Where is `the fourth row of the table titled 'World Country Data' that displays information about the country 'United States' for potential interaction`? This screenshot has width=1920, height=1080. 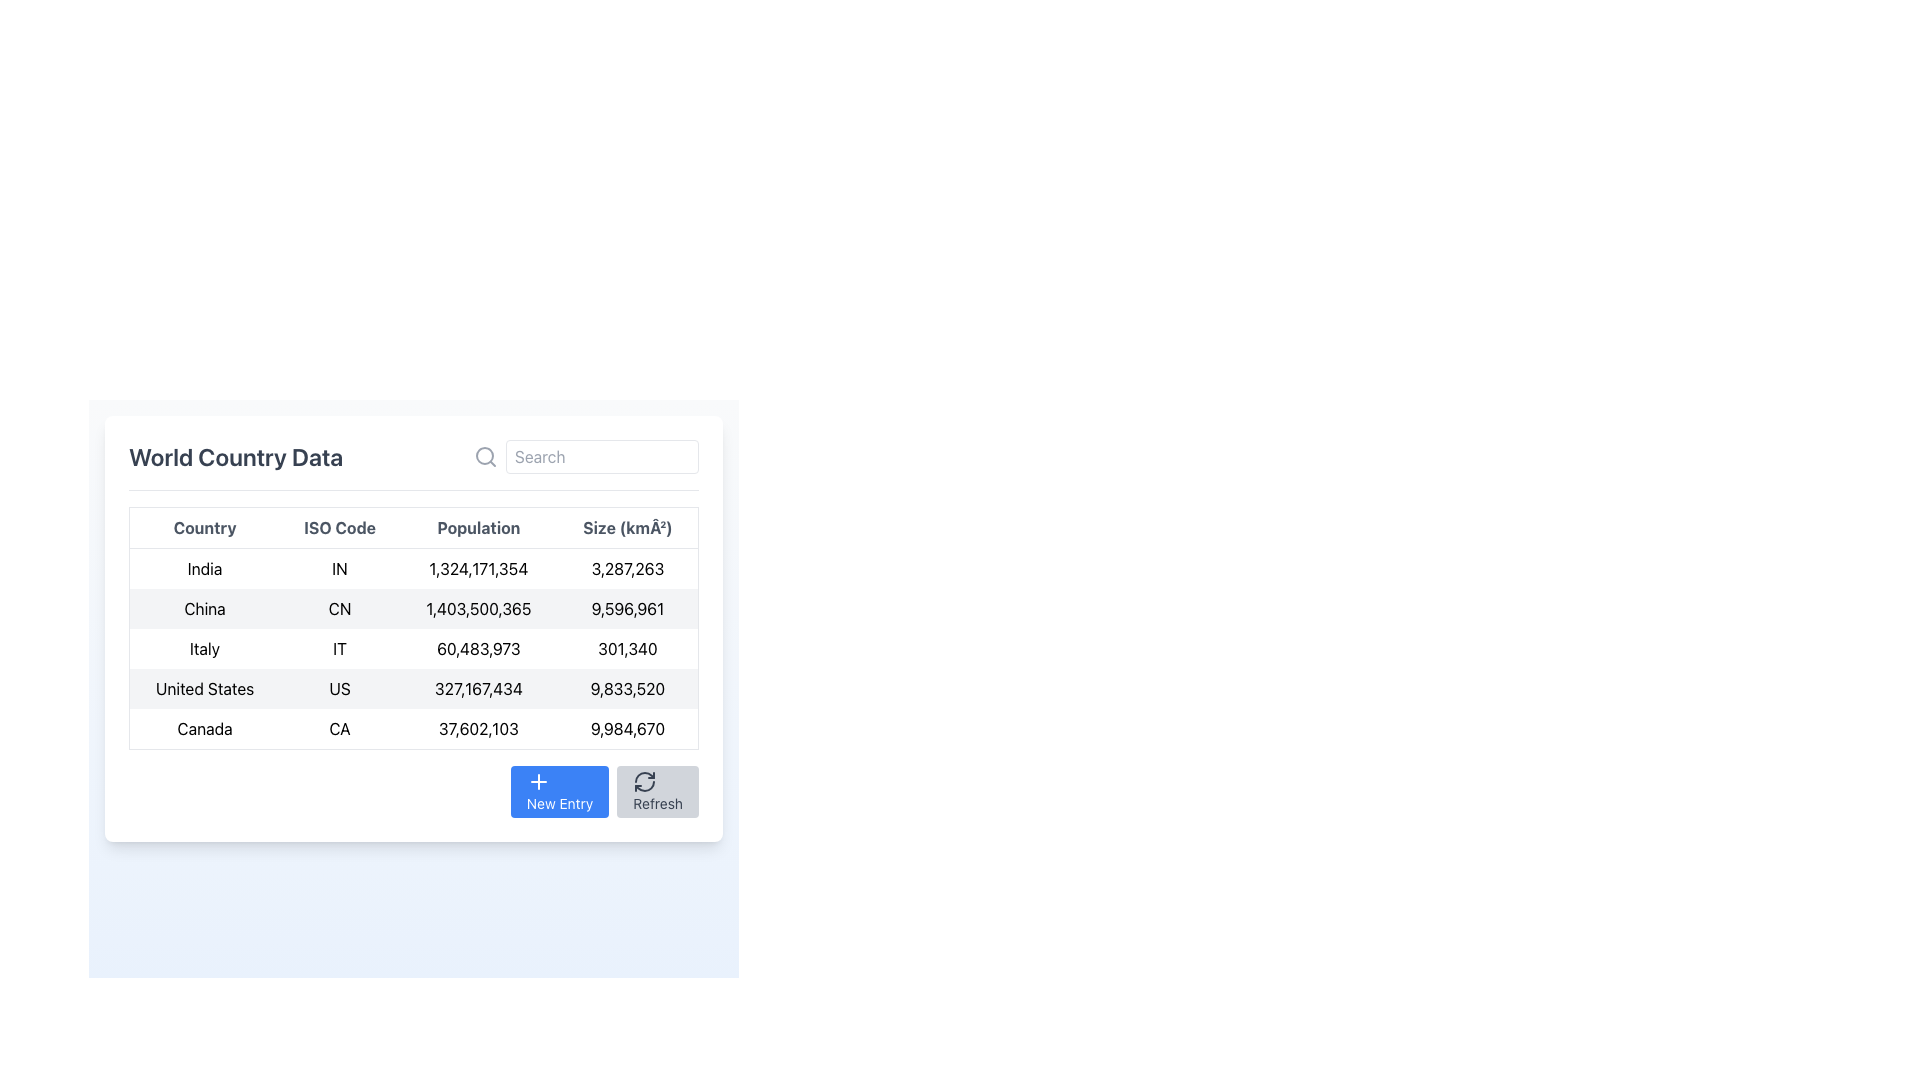
the fourth row of the table titled 'World Country Data' that displays information about the country 'United States' for potential interaction is located at coordinates (412, 688).